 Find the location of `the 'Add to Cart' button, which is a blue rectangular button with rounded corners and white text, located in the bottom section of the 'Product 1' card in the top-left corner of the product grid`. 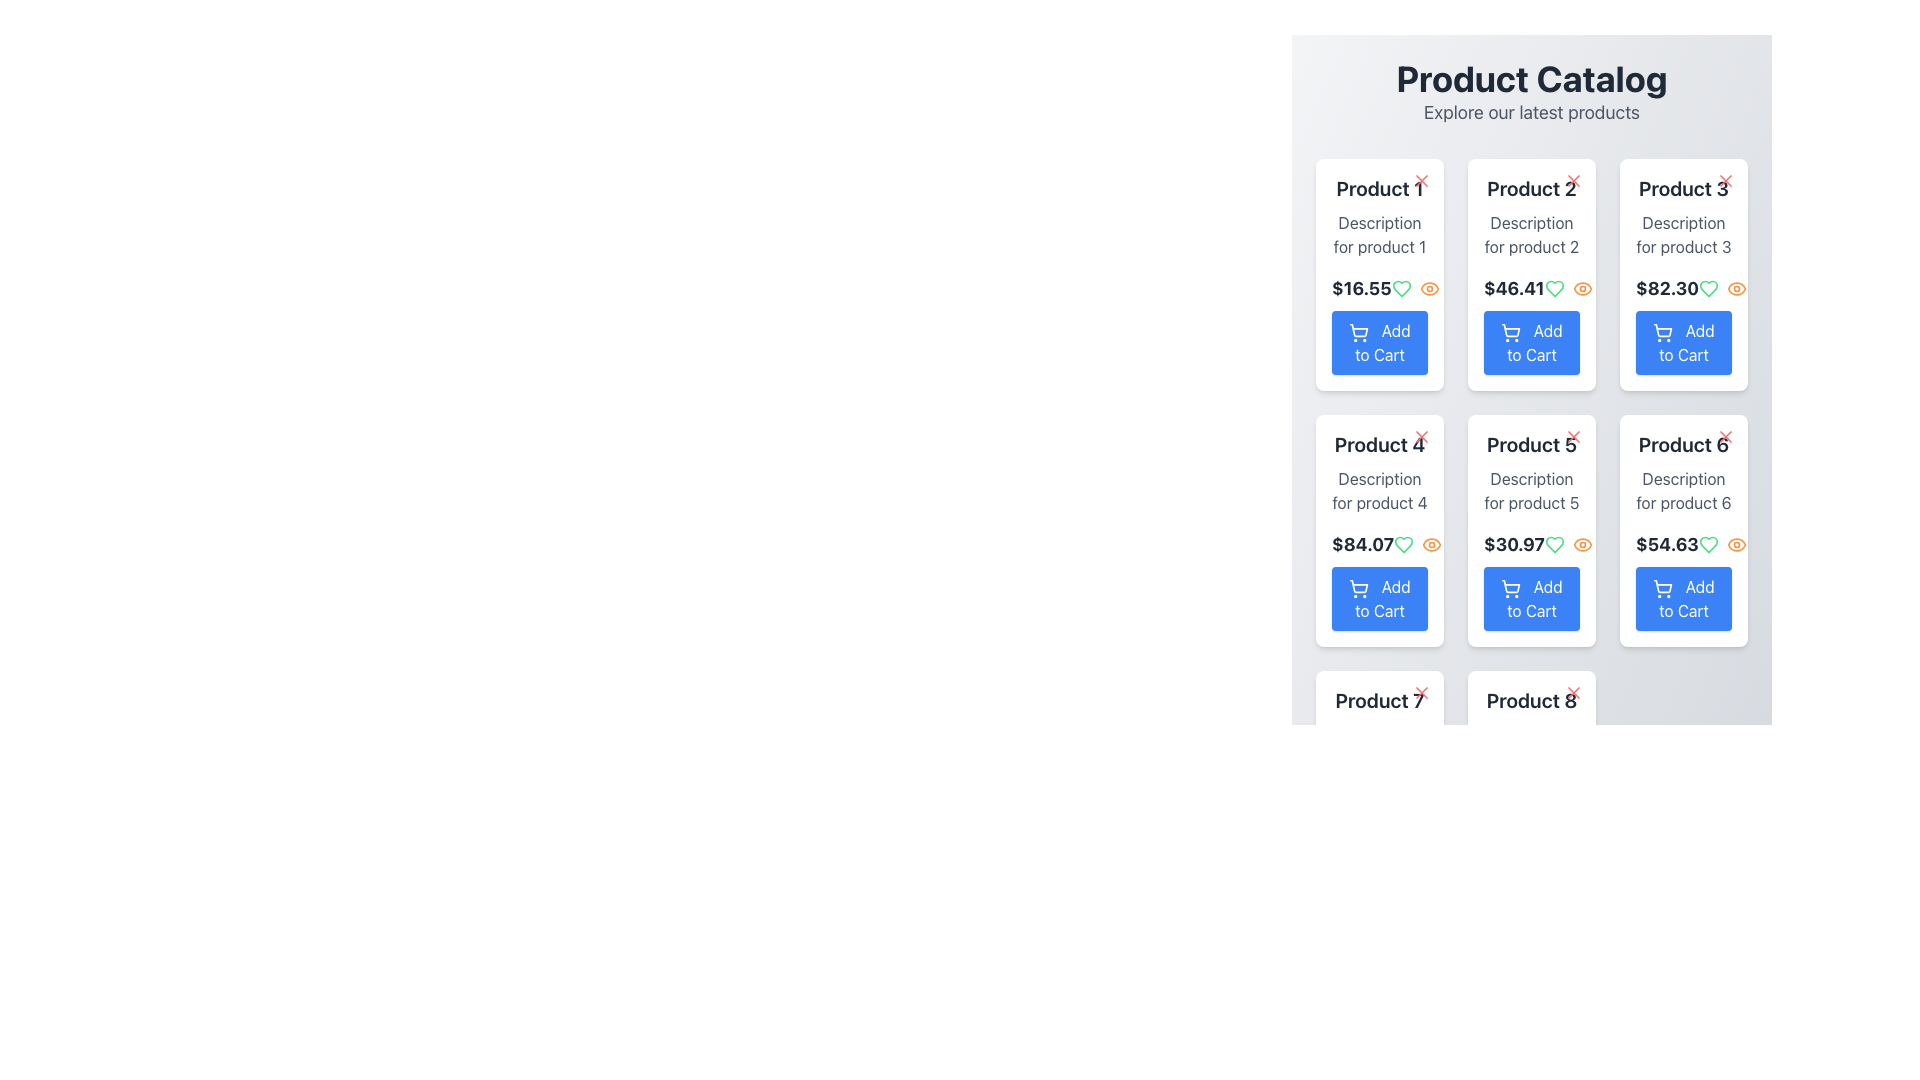

the 'Add to Cart' button, which is a blue rectangular button with rounded corners and white text, located in the bottom section of the 'Product 1' card in the top-left corner of the product grid is located at coordinates (1379, 342).